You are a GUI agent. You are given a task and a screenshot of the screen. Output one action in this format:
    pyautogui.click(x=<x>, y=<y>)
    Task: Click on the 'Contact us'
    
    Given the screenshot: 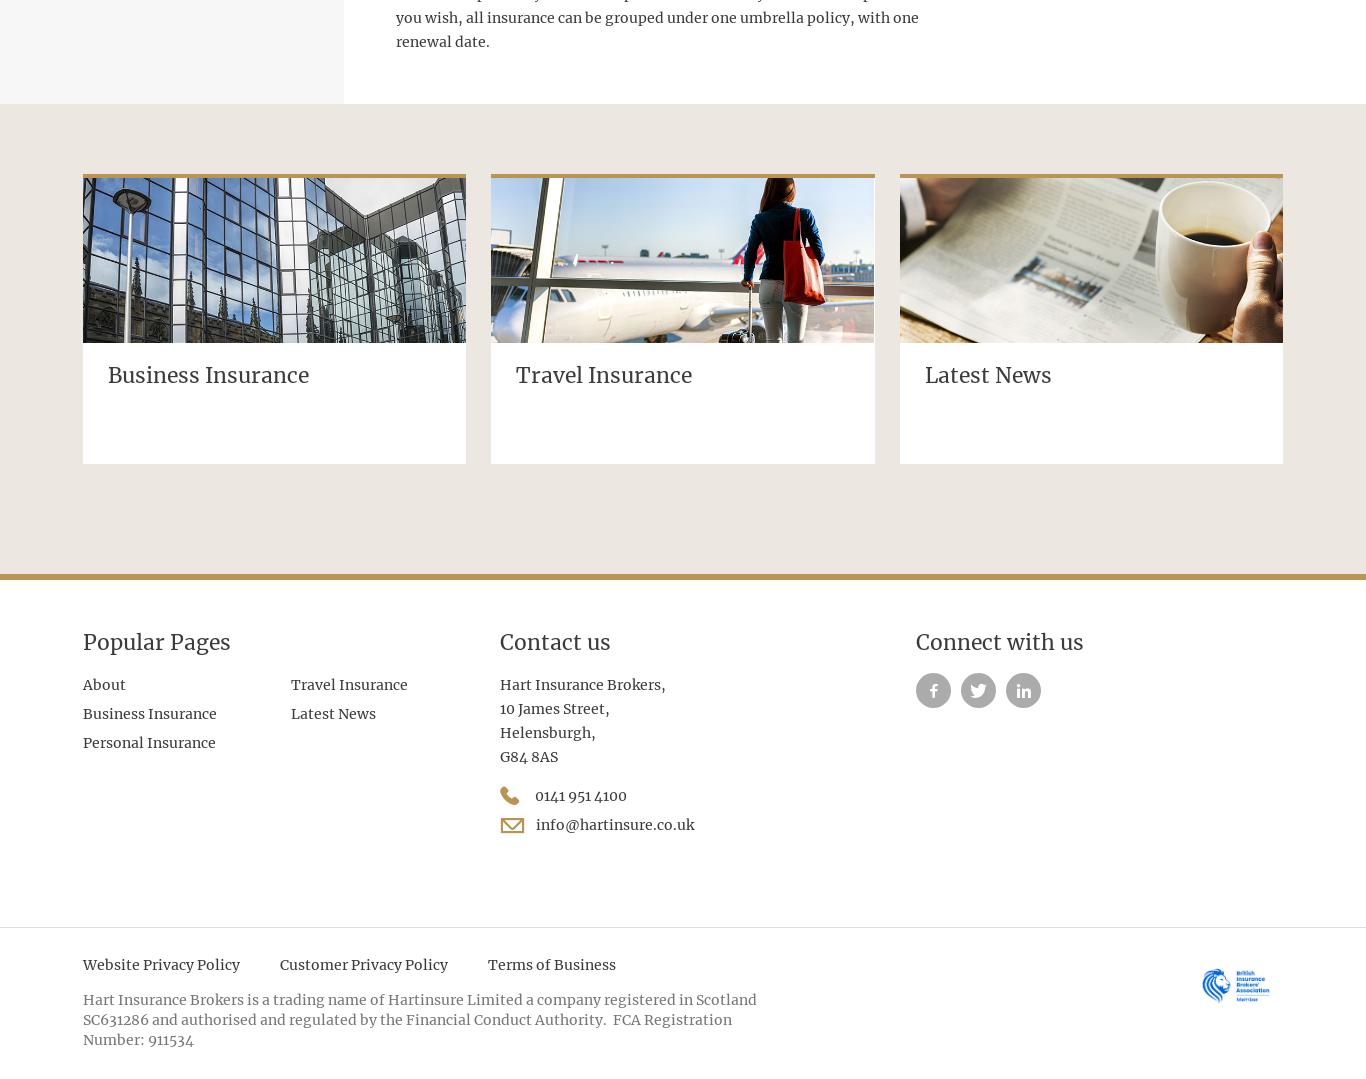 What is the action you would take?
    pyautogui.click(x=498, y=641)
    